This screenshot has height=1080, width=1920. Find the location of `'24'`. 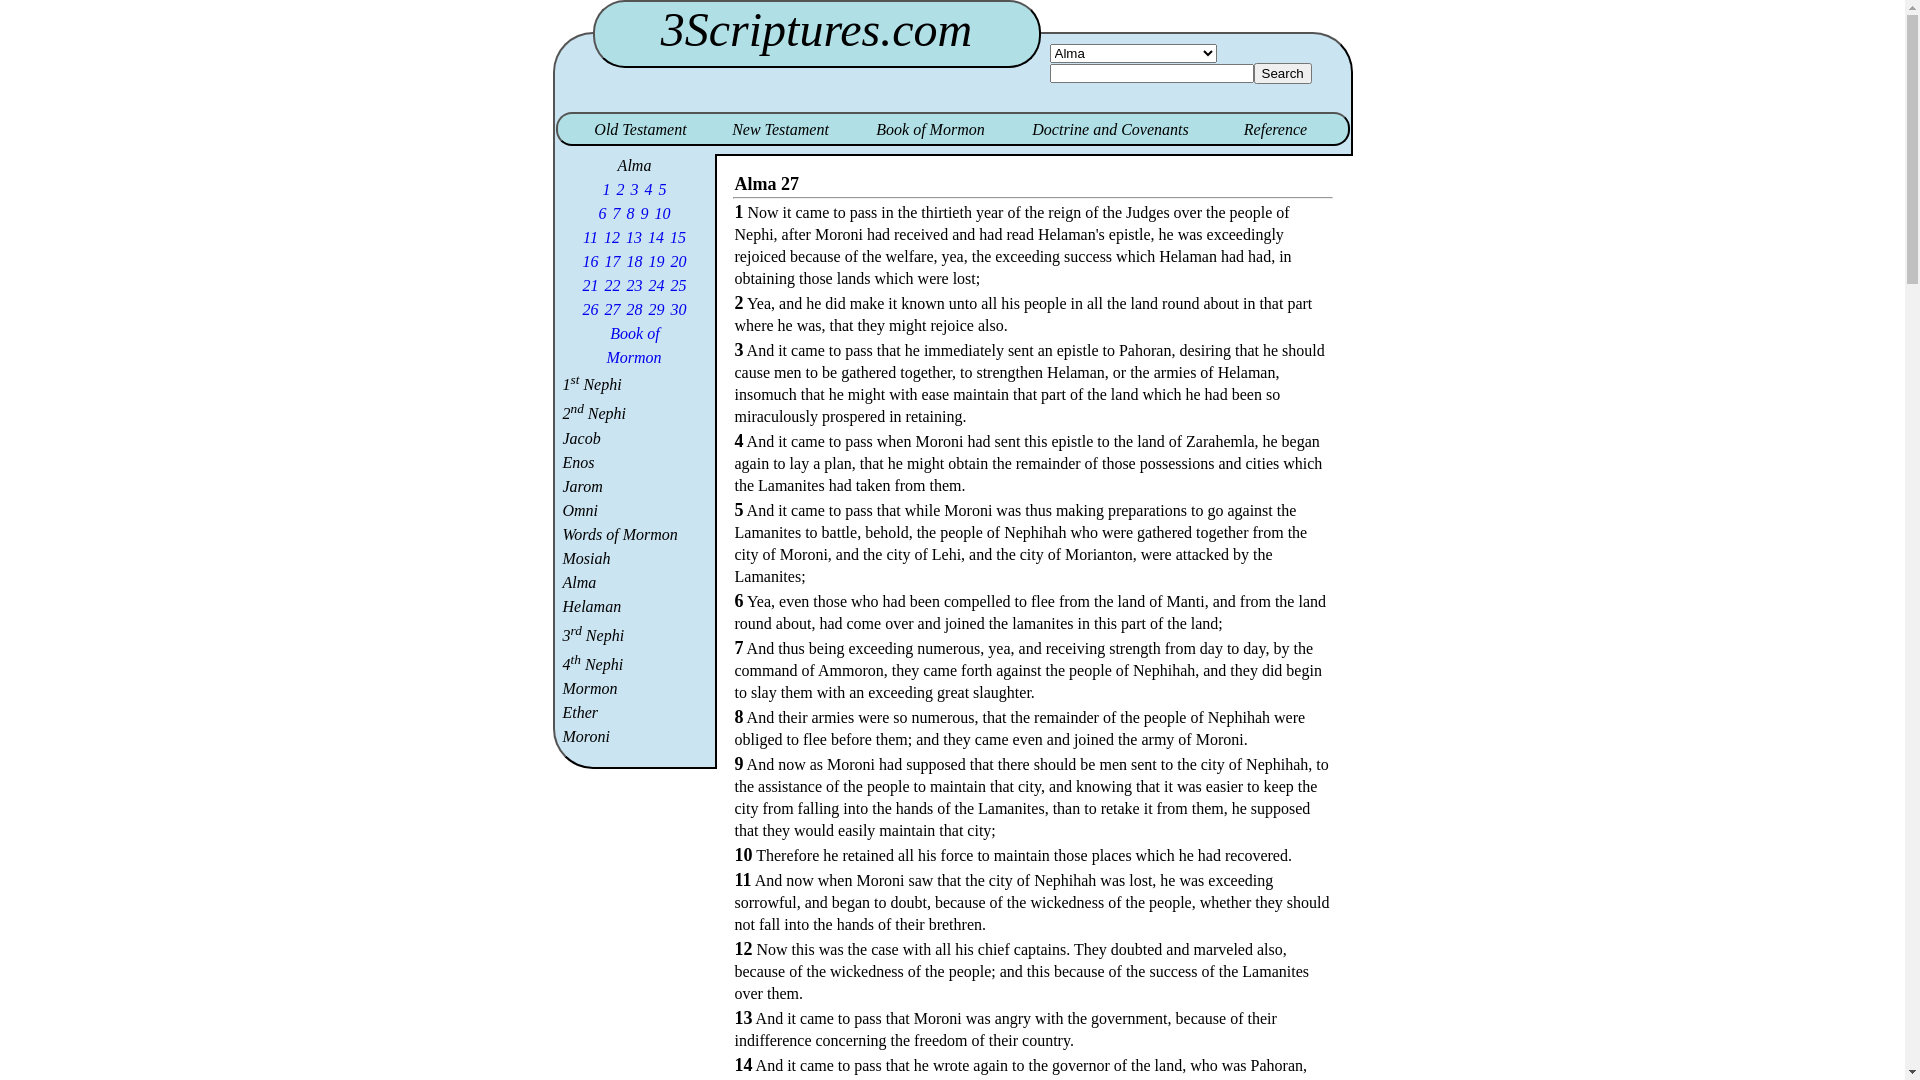

'24' is located at coordinates (657, 285).